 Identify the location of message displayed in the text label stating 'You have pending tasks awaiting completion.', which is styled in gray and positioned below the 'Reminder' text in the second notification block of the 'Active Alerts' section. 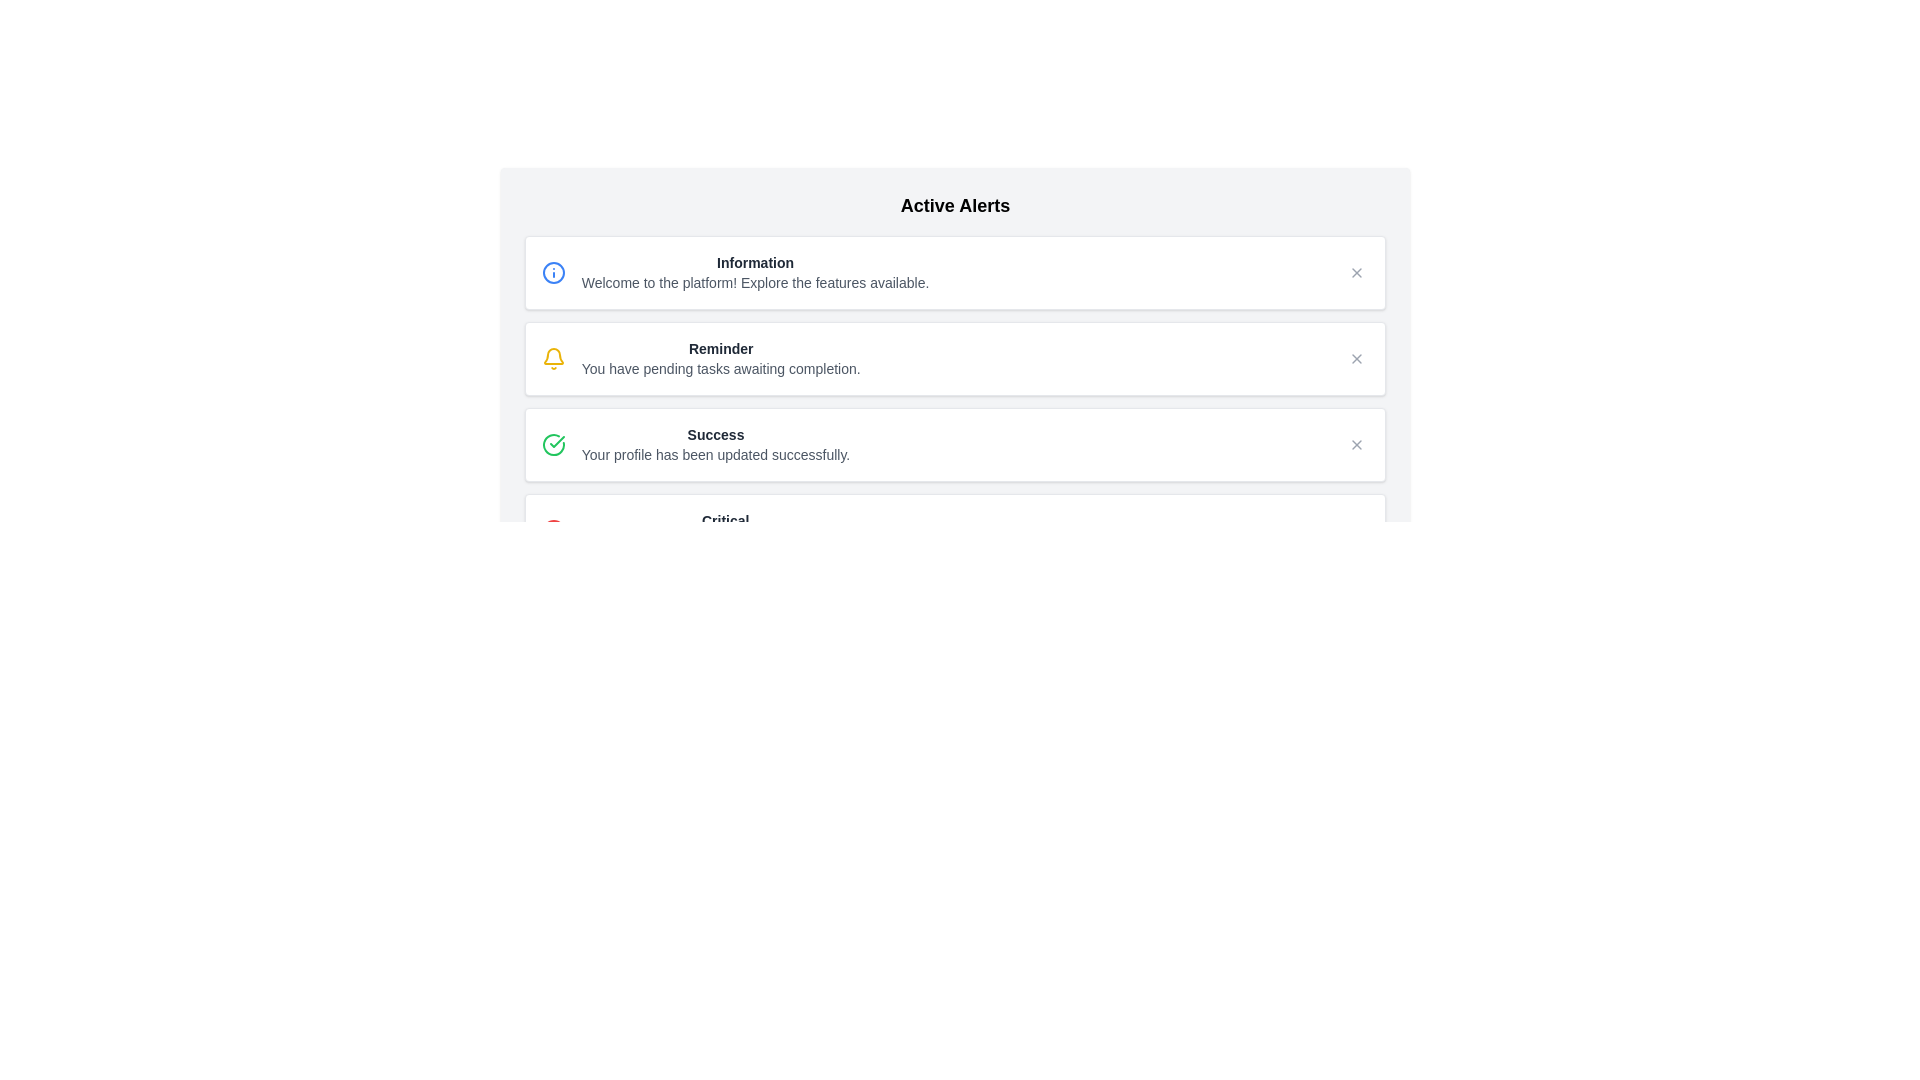
(720, 369).